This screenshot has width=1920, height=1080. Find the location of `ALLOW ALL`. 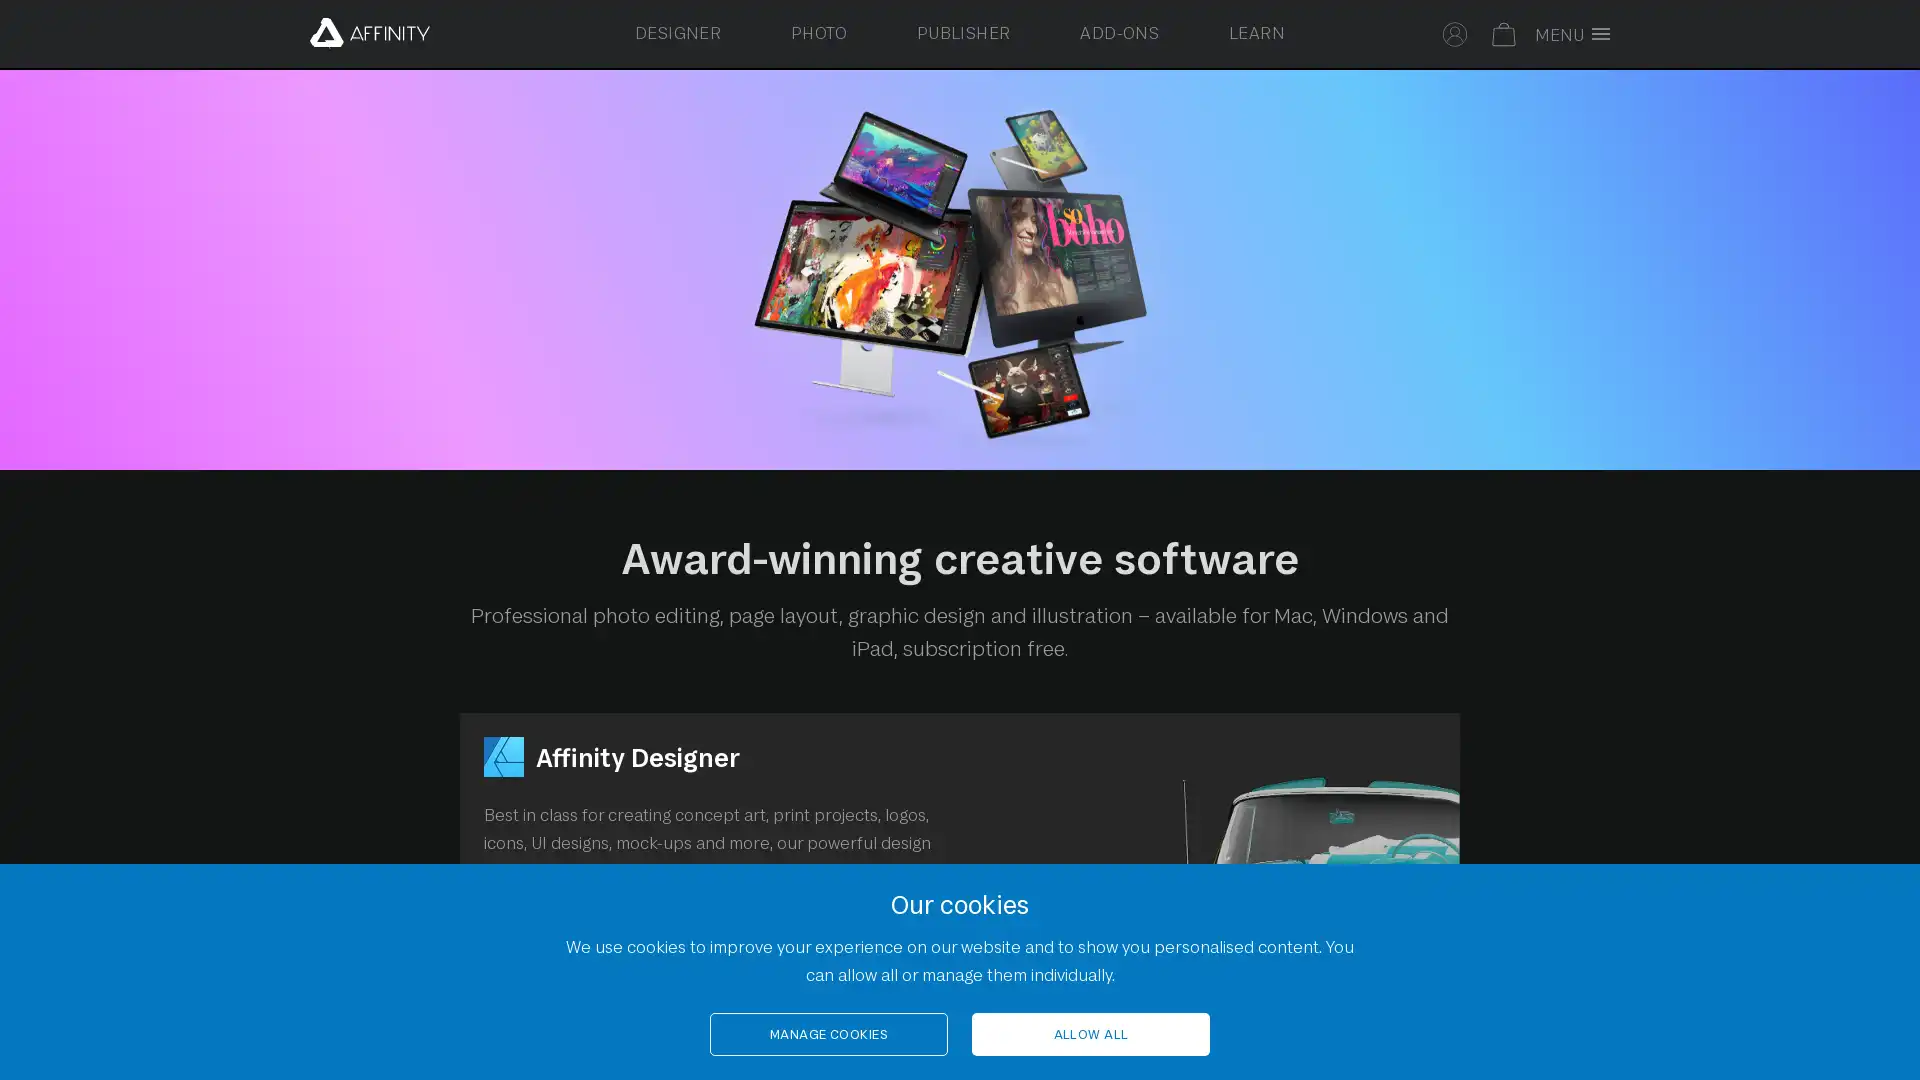

ALLOW ALL is located at coordinates (1089, 1034).